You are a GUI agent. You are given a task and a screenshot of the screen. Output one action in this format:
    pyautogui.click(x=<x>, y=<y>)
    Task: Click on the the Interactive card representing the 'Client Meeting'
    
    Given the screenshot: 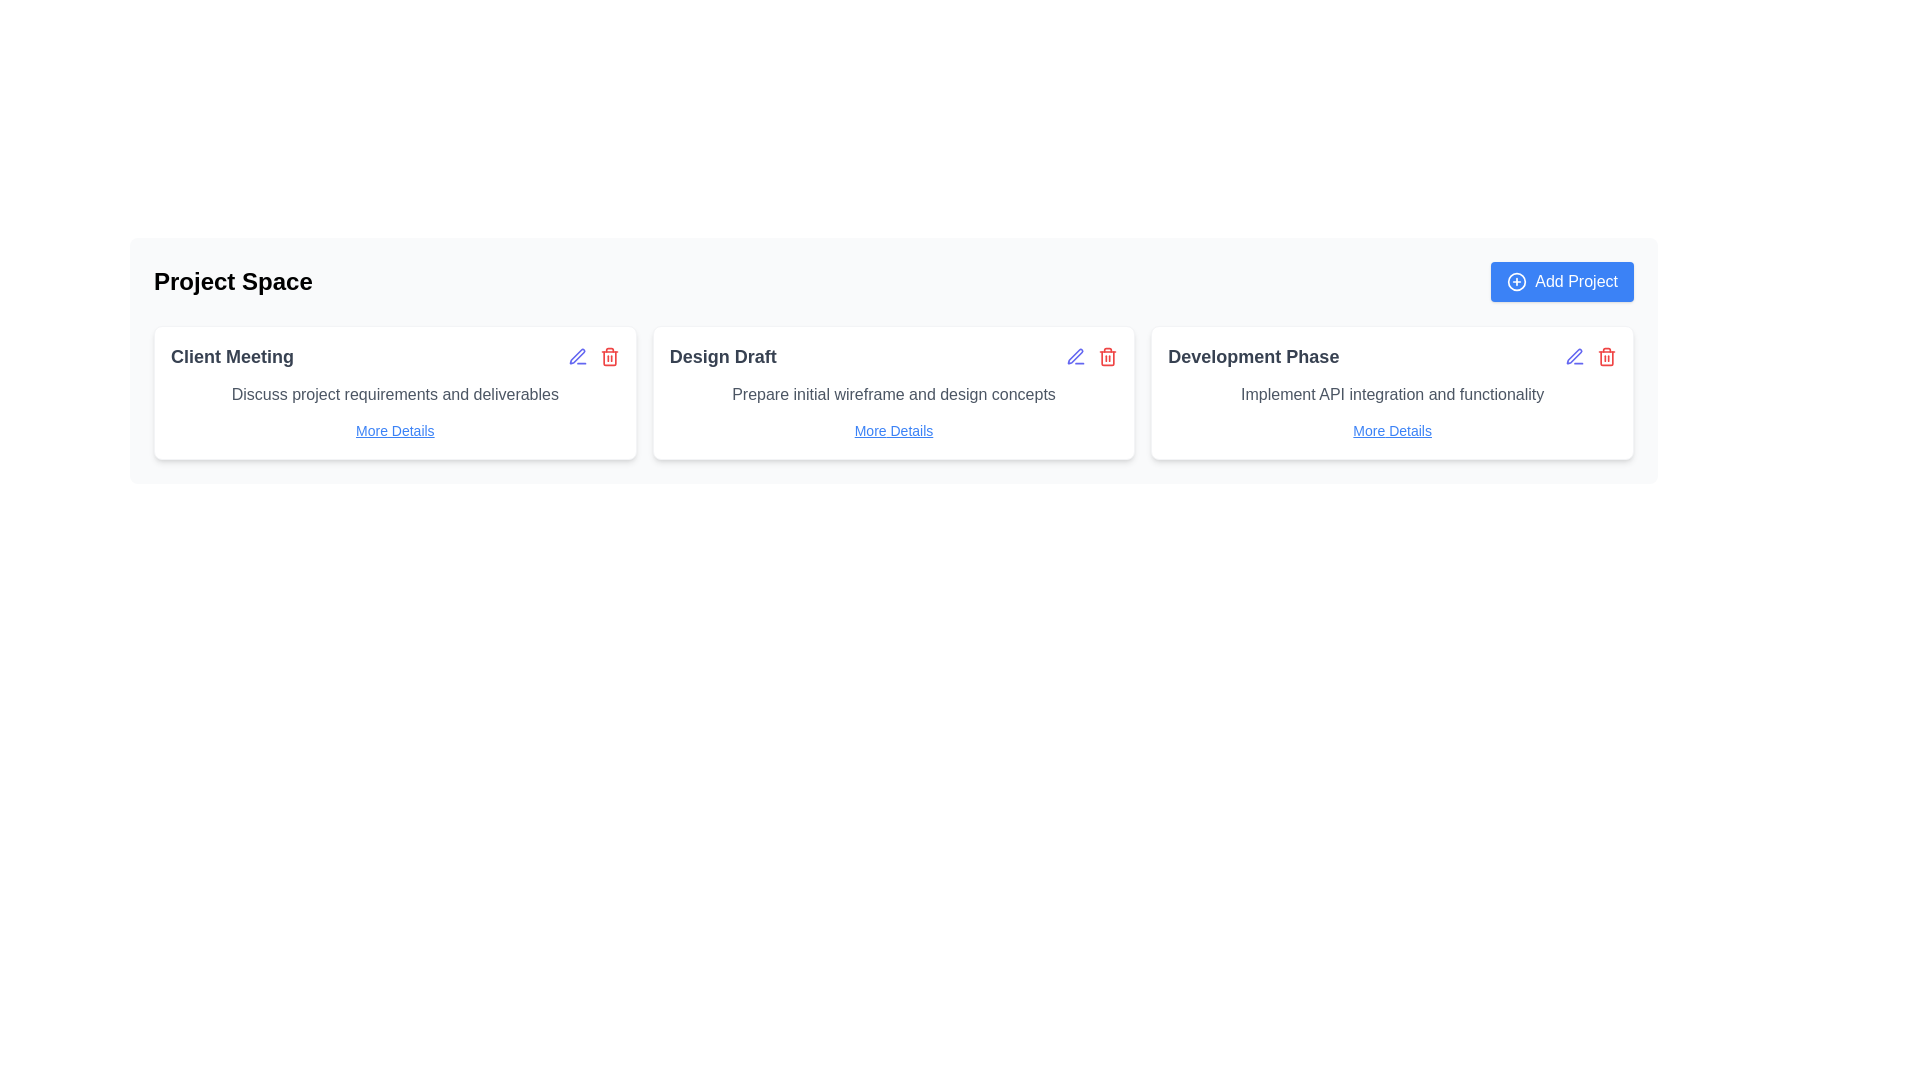 What is the action you would take?
    pyautogui.click(x=395, y=393)
    